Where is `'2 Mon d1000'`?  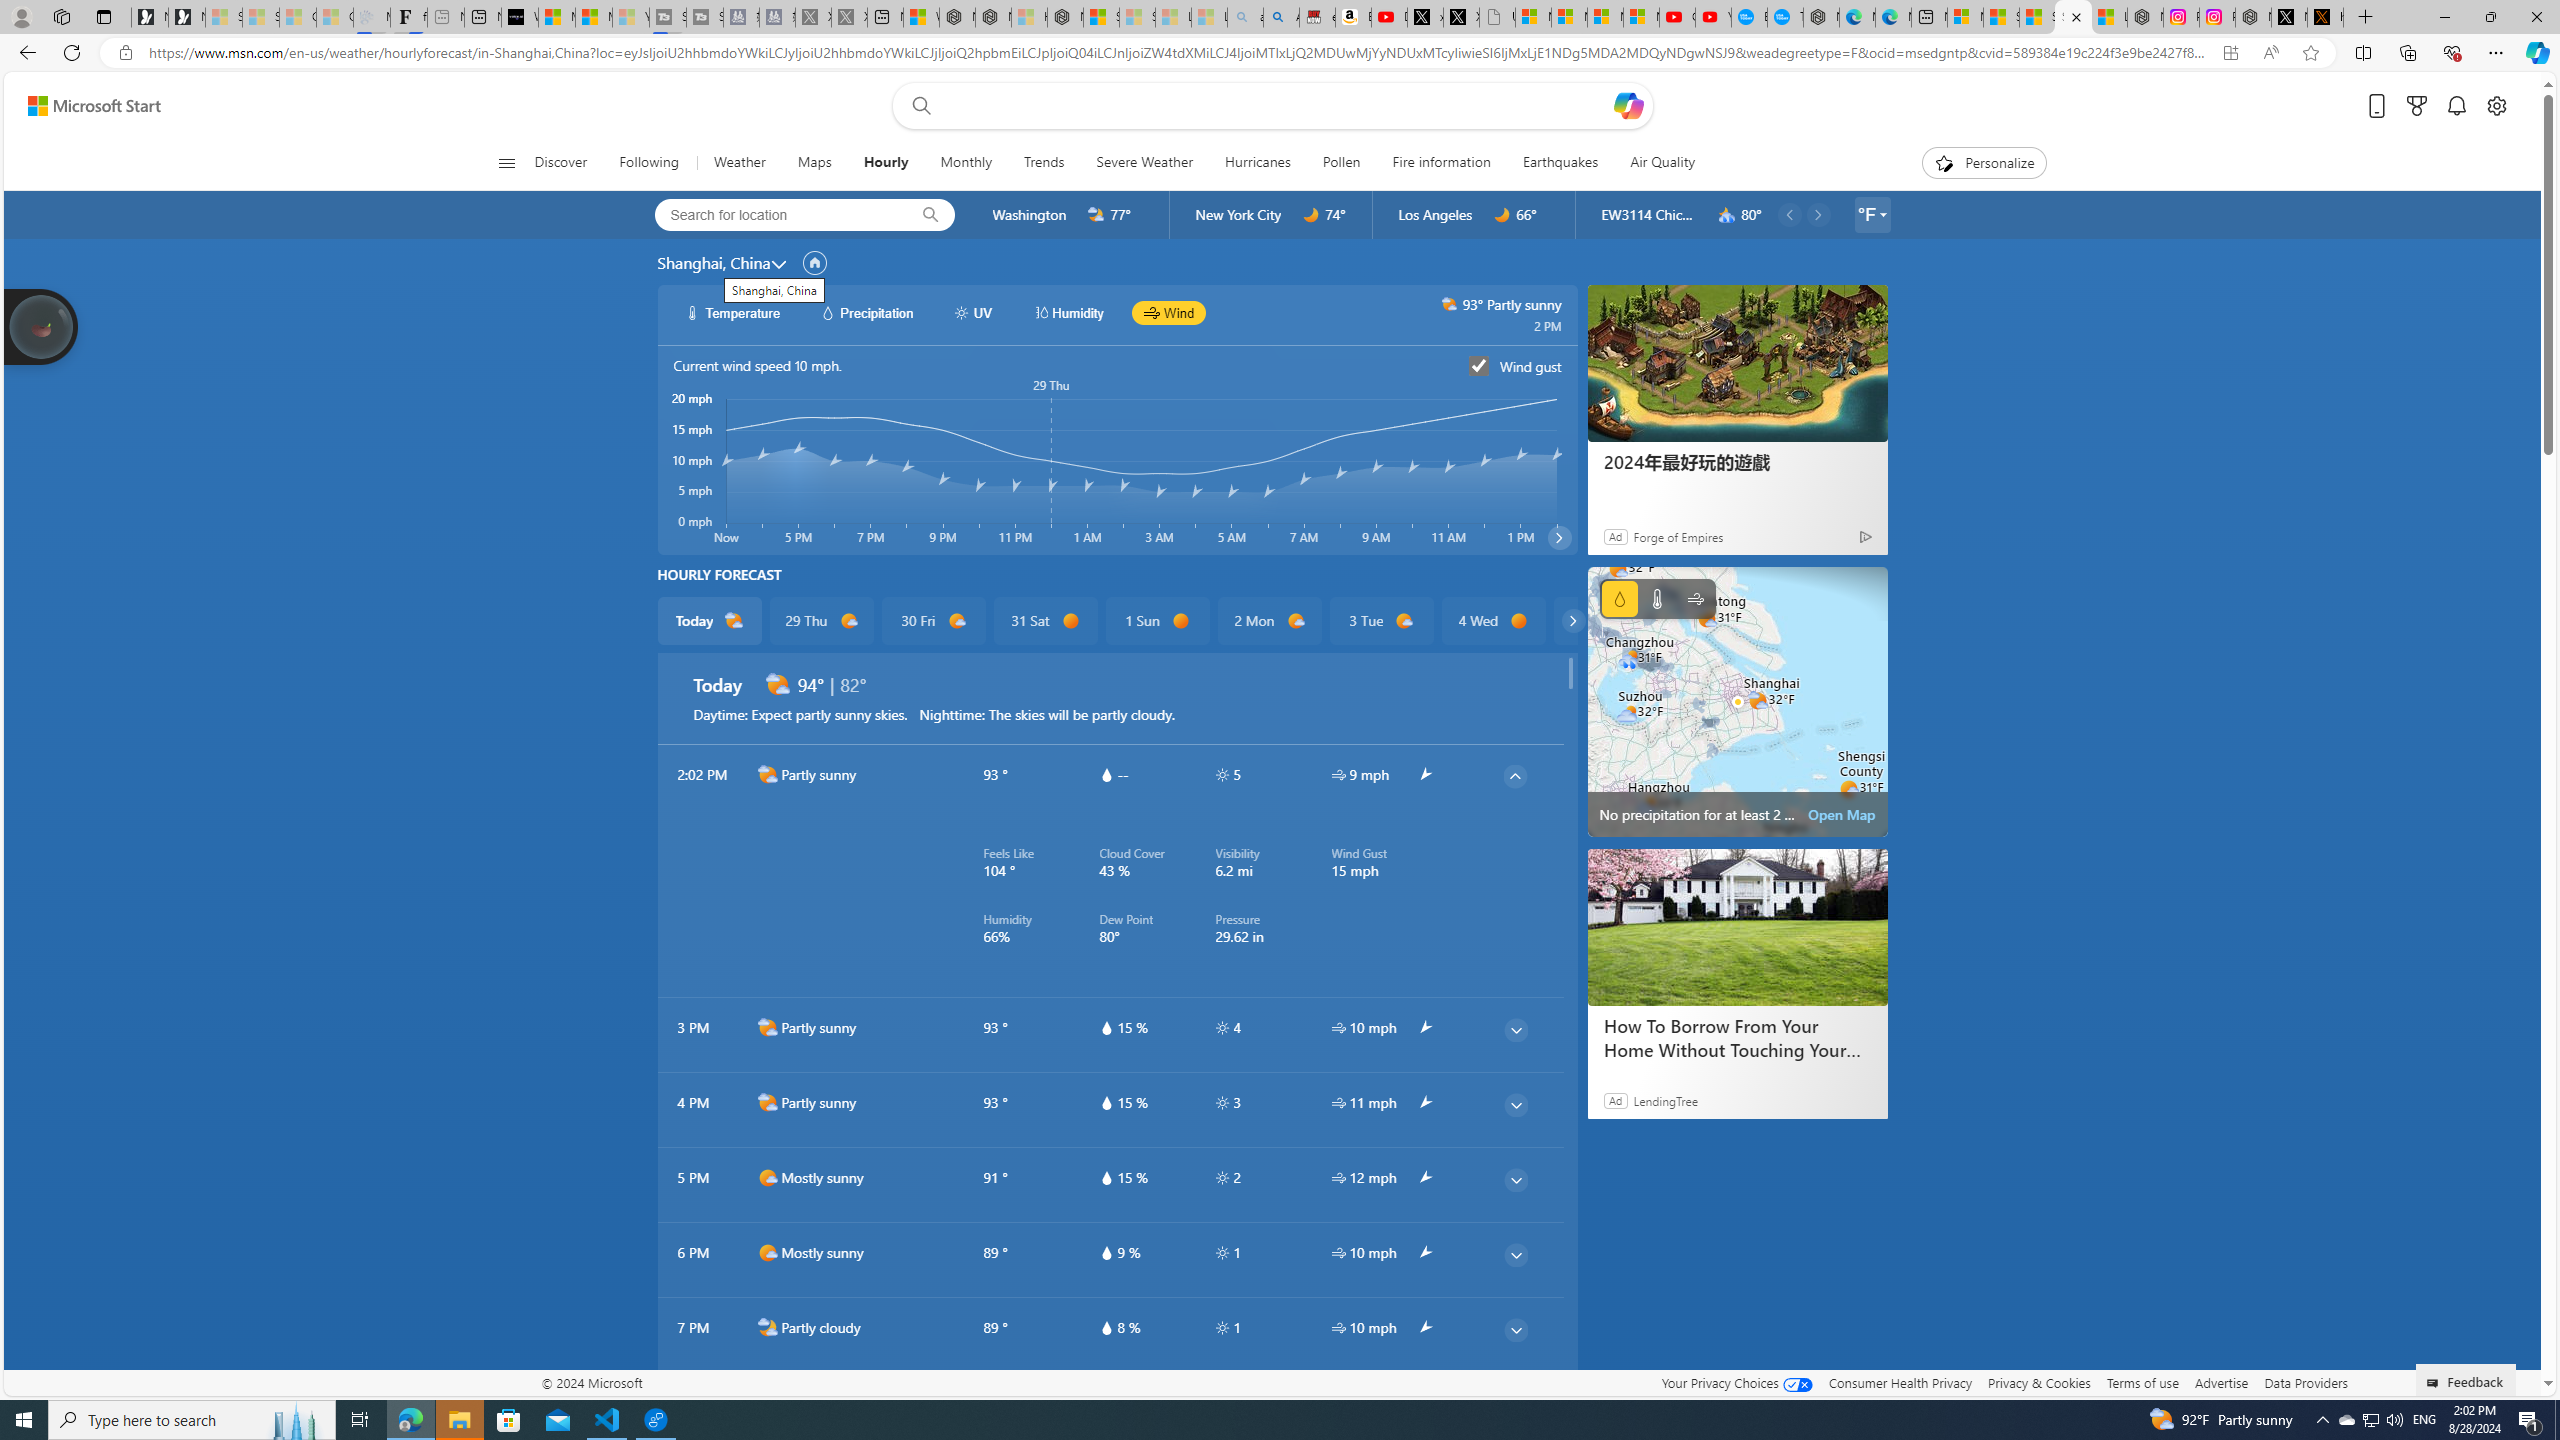 '2 Mon d1000' is located at coordinates (1267, 620).